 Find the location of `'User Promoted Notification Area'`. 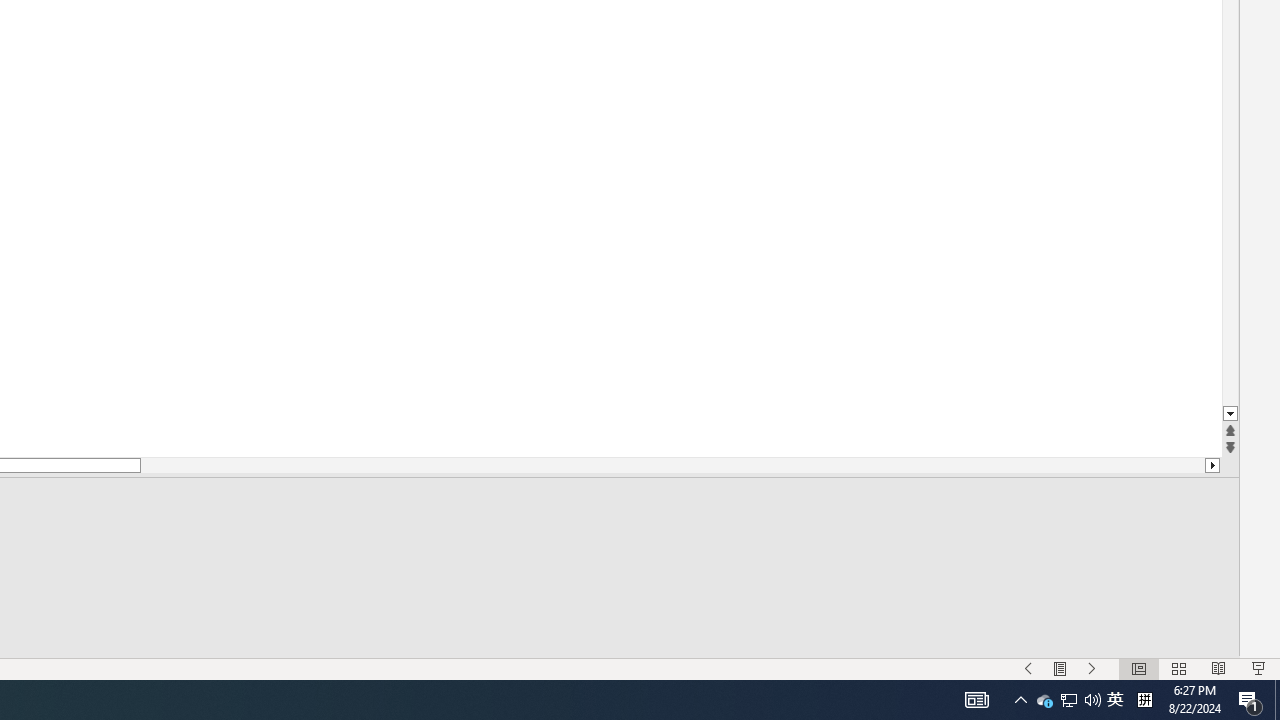

'User Promoted Notification Area' is located at coordinates (1092, 698).